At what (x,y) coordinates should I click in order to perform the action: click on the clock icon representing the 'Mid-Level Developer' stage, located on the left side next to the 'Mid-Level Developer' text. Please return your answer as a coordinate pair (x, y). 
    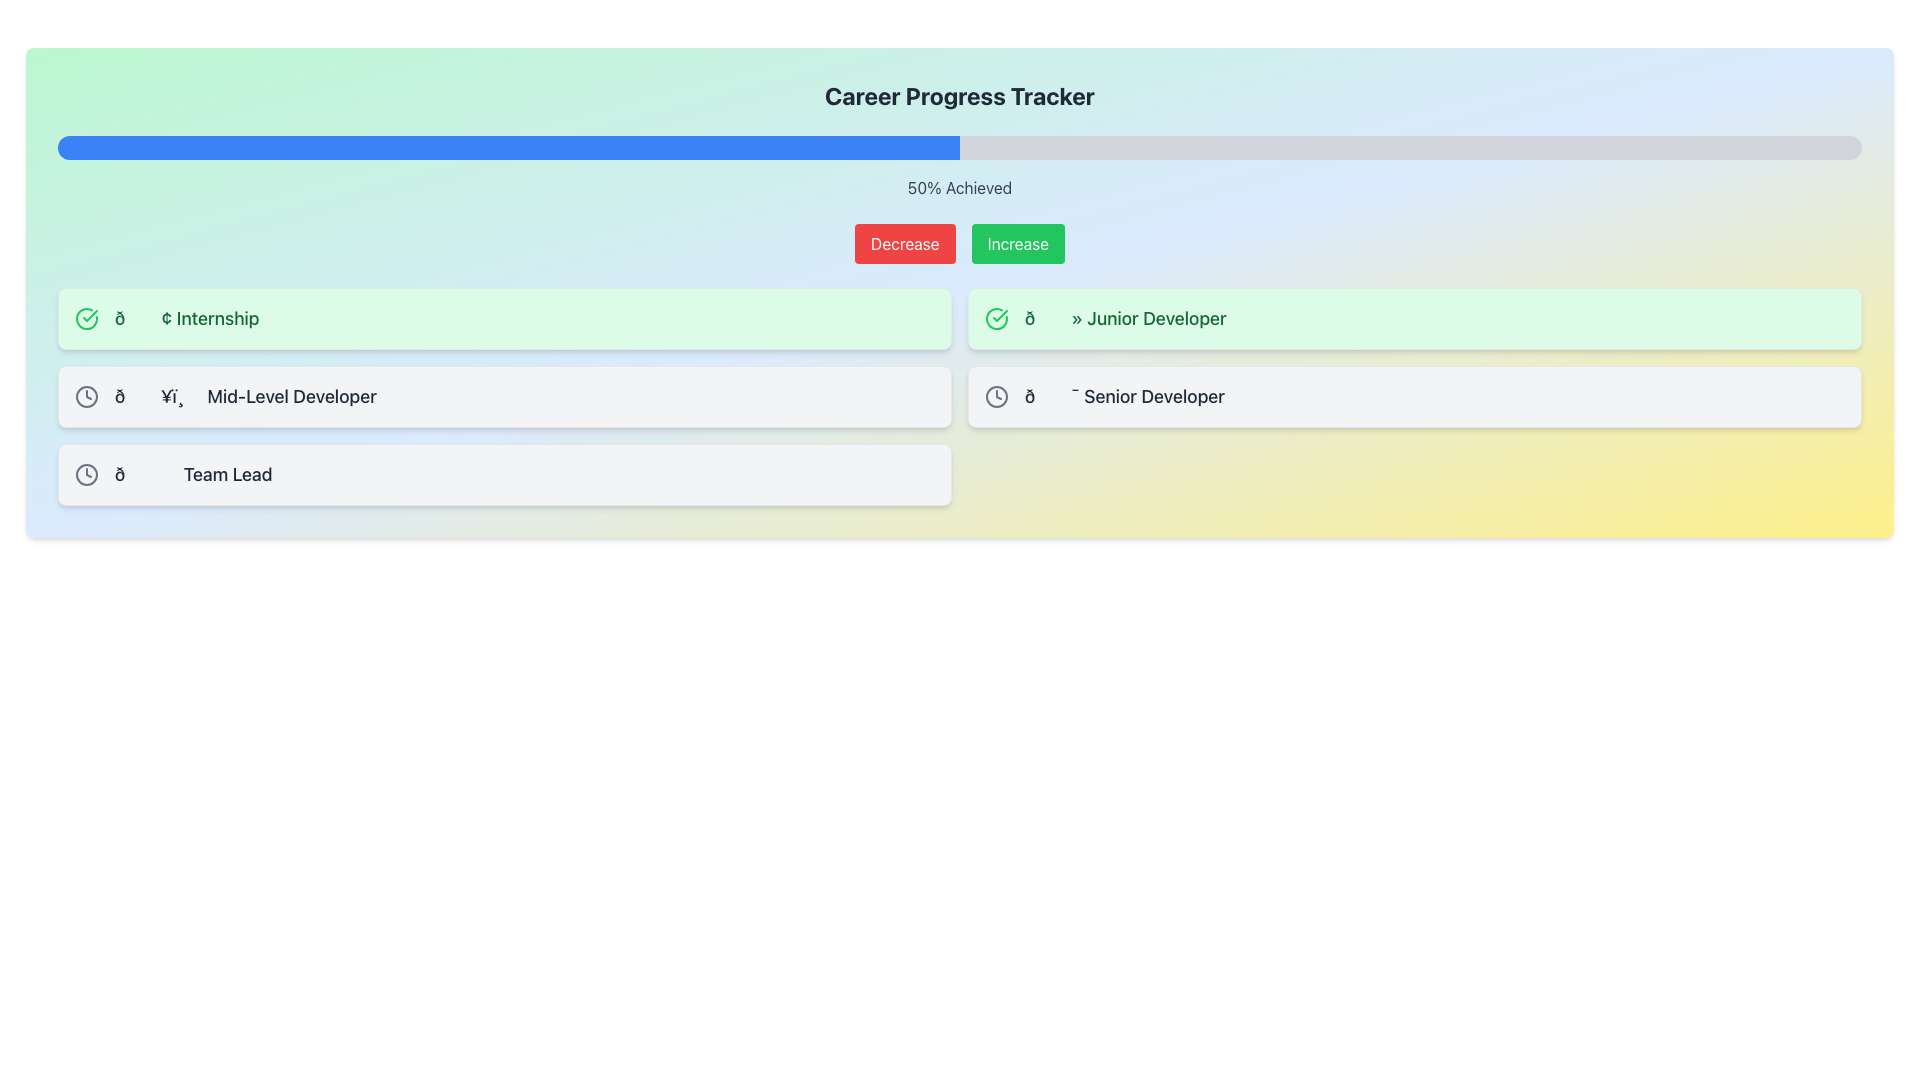
    Looking at the image, I should click on (85, 397).